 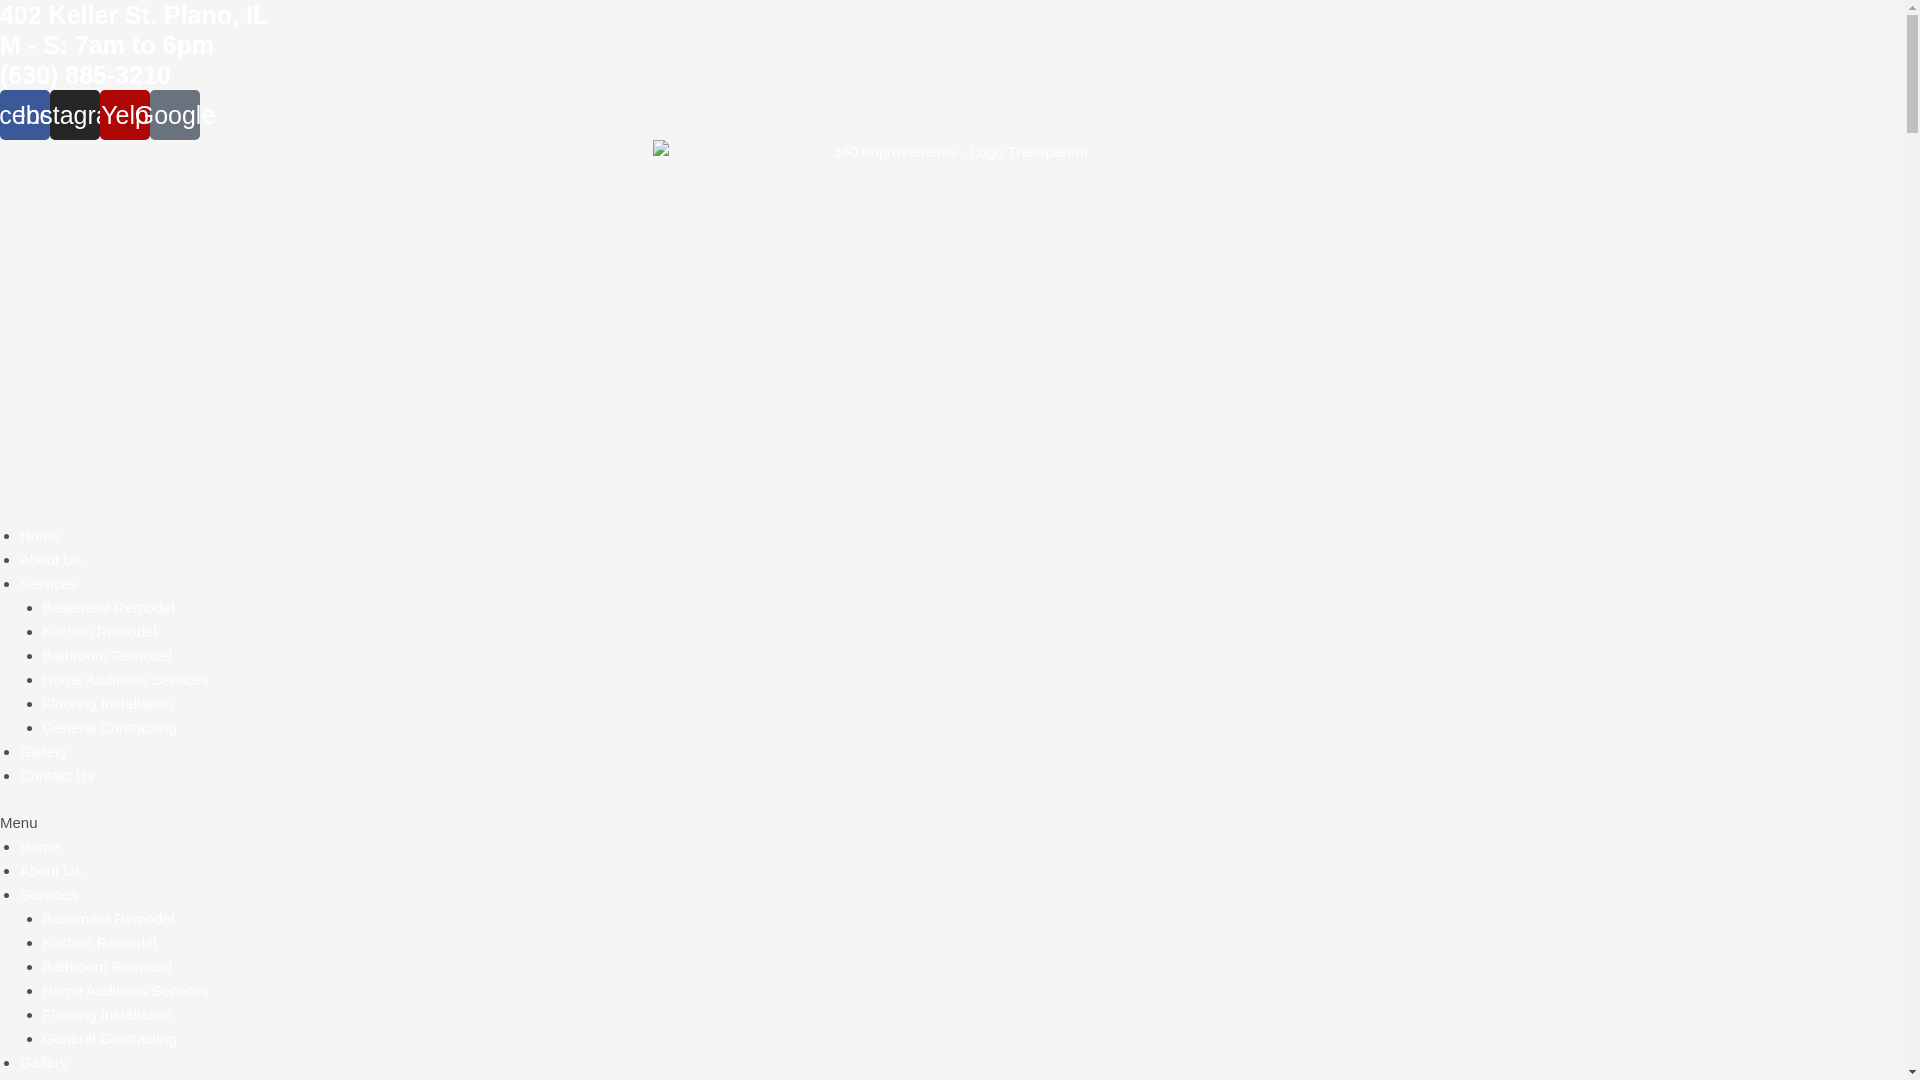 What do you see at coordinates (48, 583) in the screenshot?
I see `'Services'` at bounding box center [48, 583].